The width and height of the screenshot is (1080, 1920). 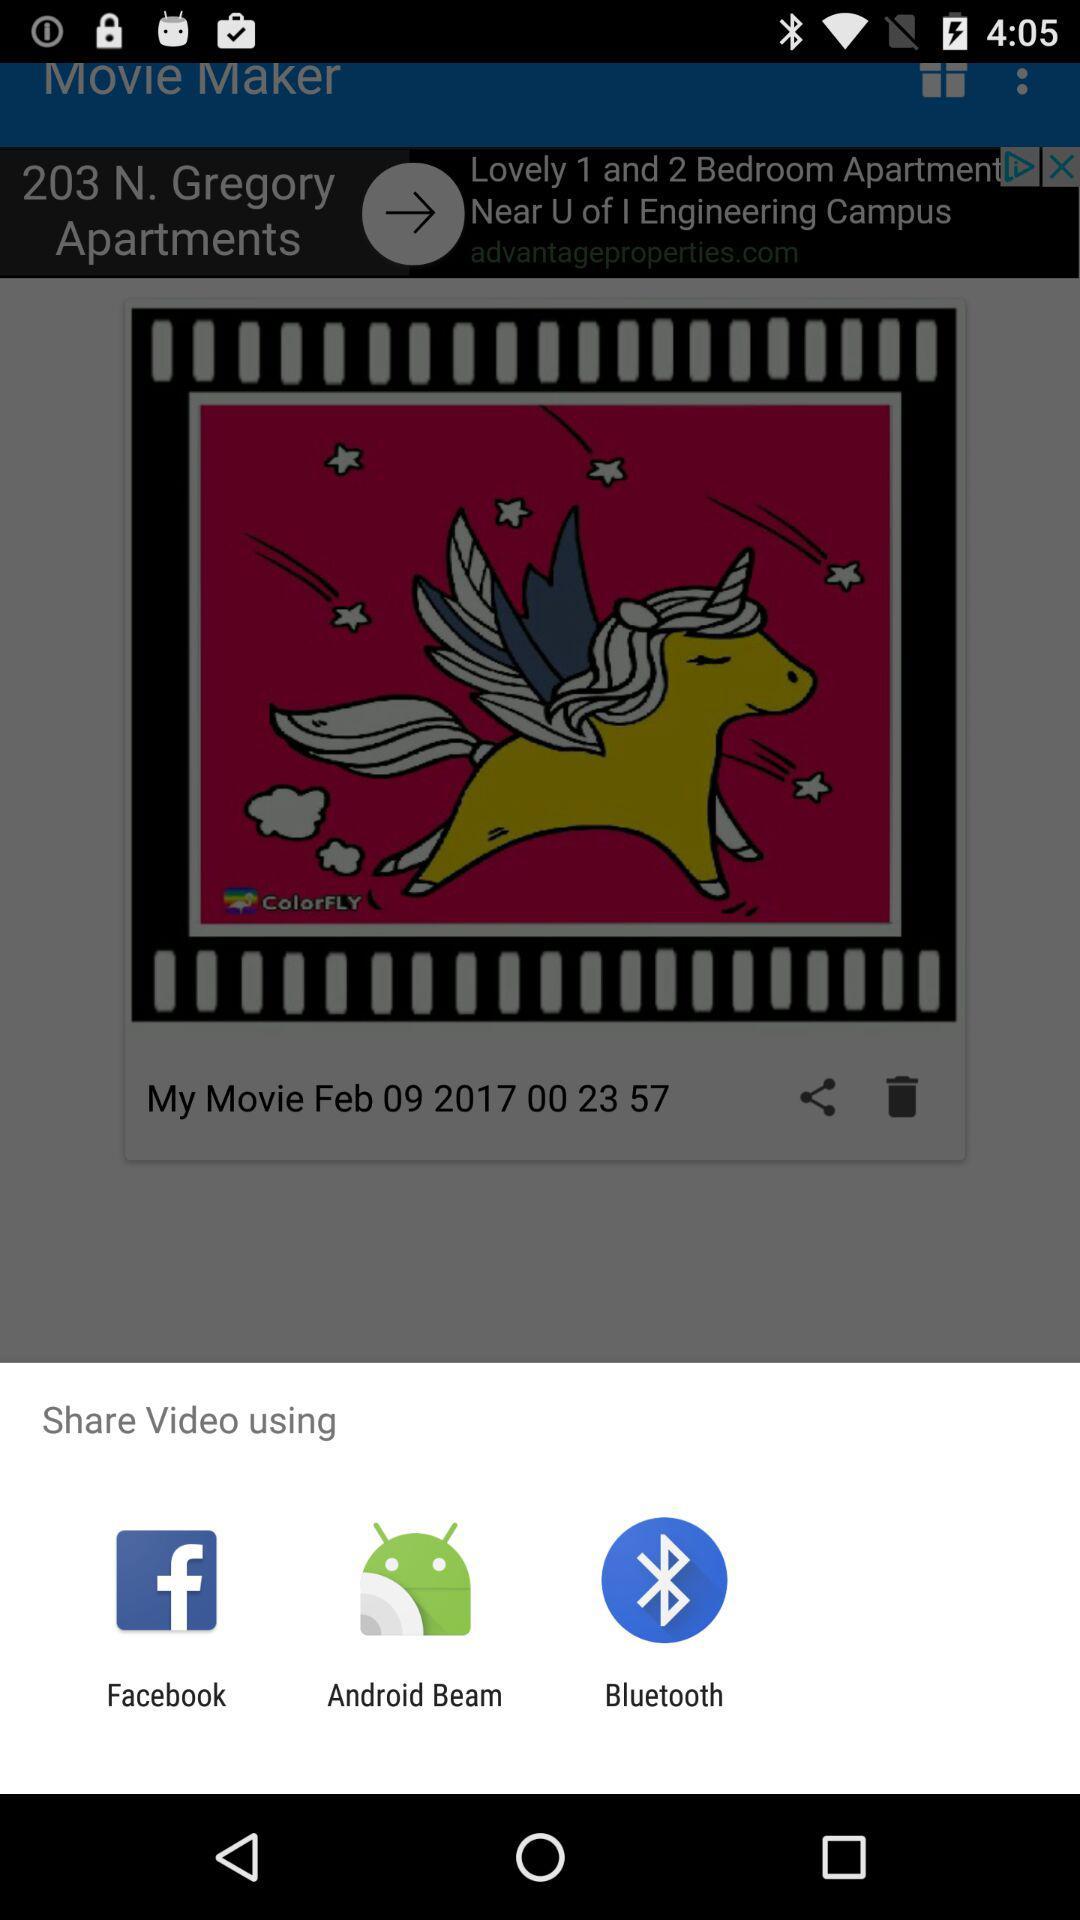 What do you see at coordinates (414, 1711) in the screenshot?
I see `the item to the left of bluetooth icon` at bounding box center [414, 1711].